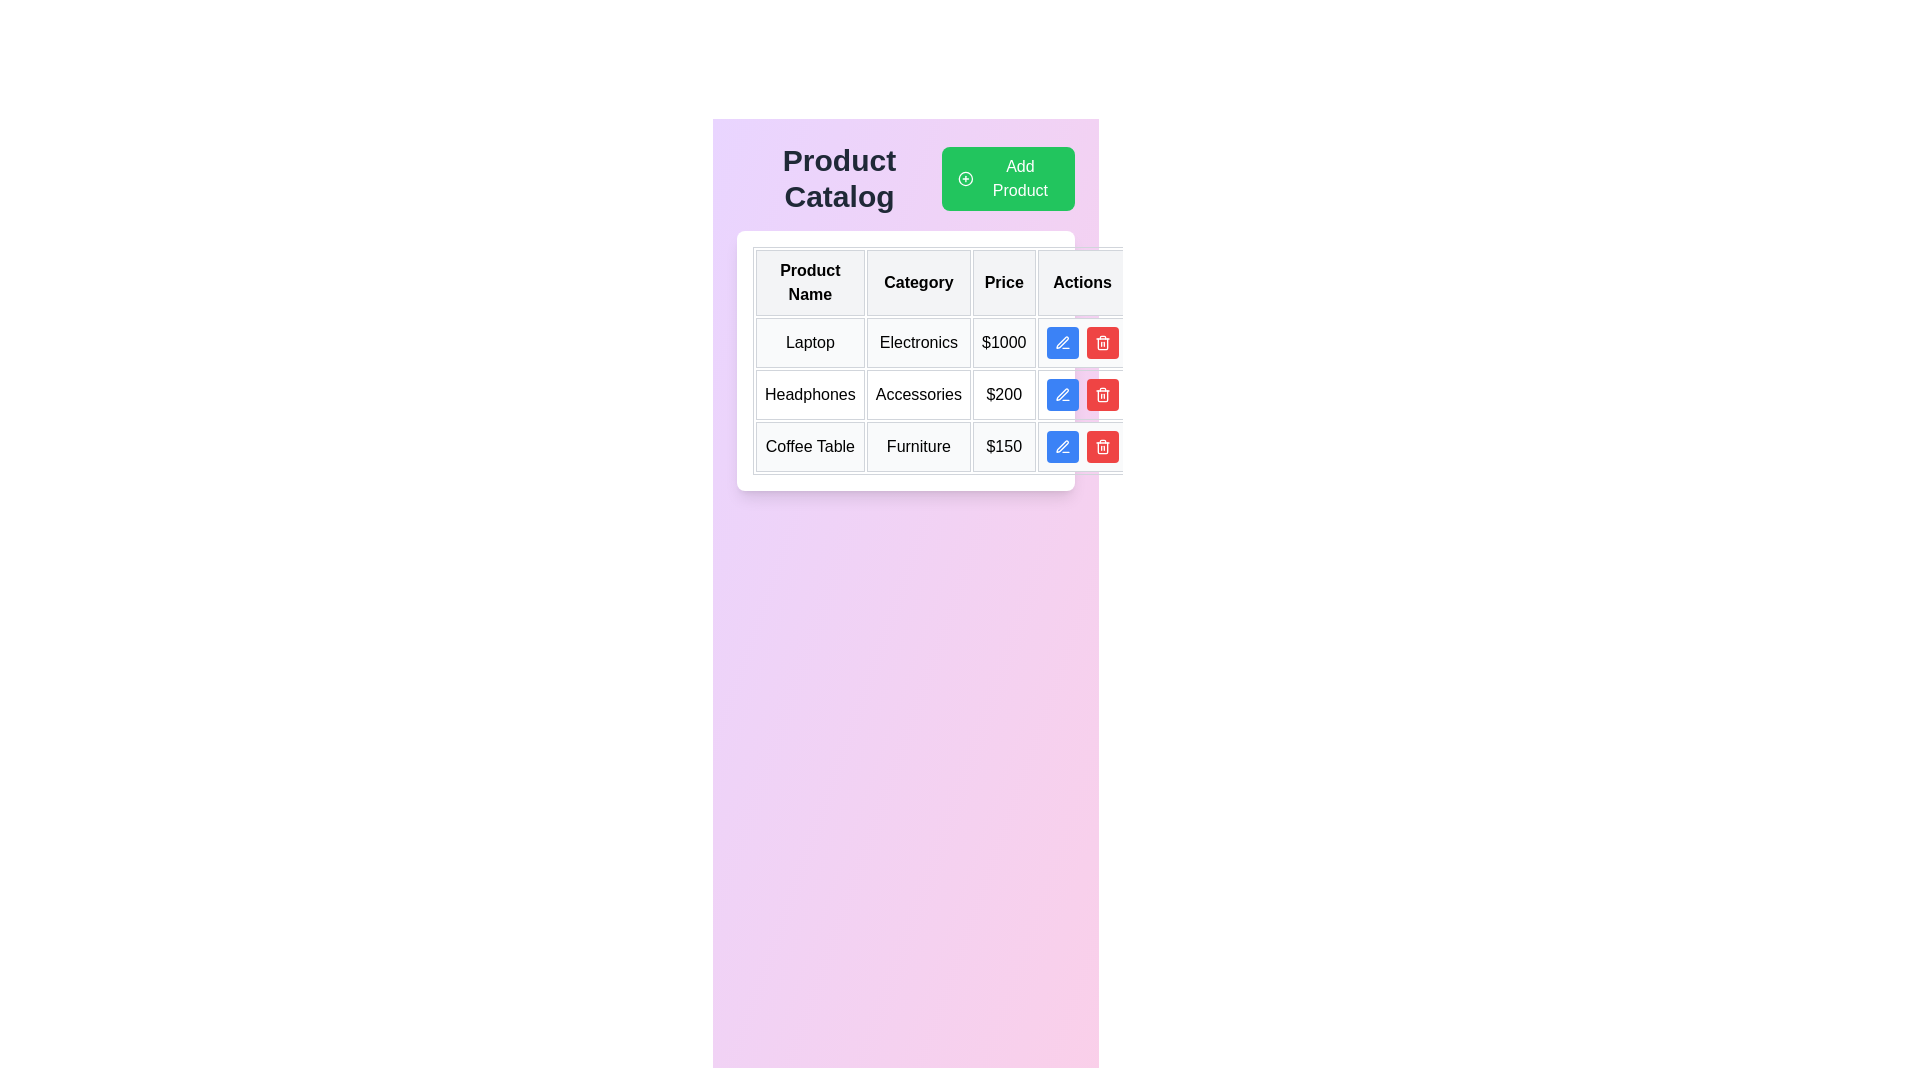  Describe the element at coordinates (1101, 446) in the screenshot. I see `the delete button located in the 'Actions' column of the table, aligned to the right of the 'Coffee Table' entry` at that location.